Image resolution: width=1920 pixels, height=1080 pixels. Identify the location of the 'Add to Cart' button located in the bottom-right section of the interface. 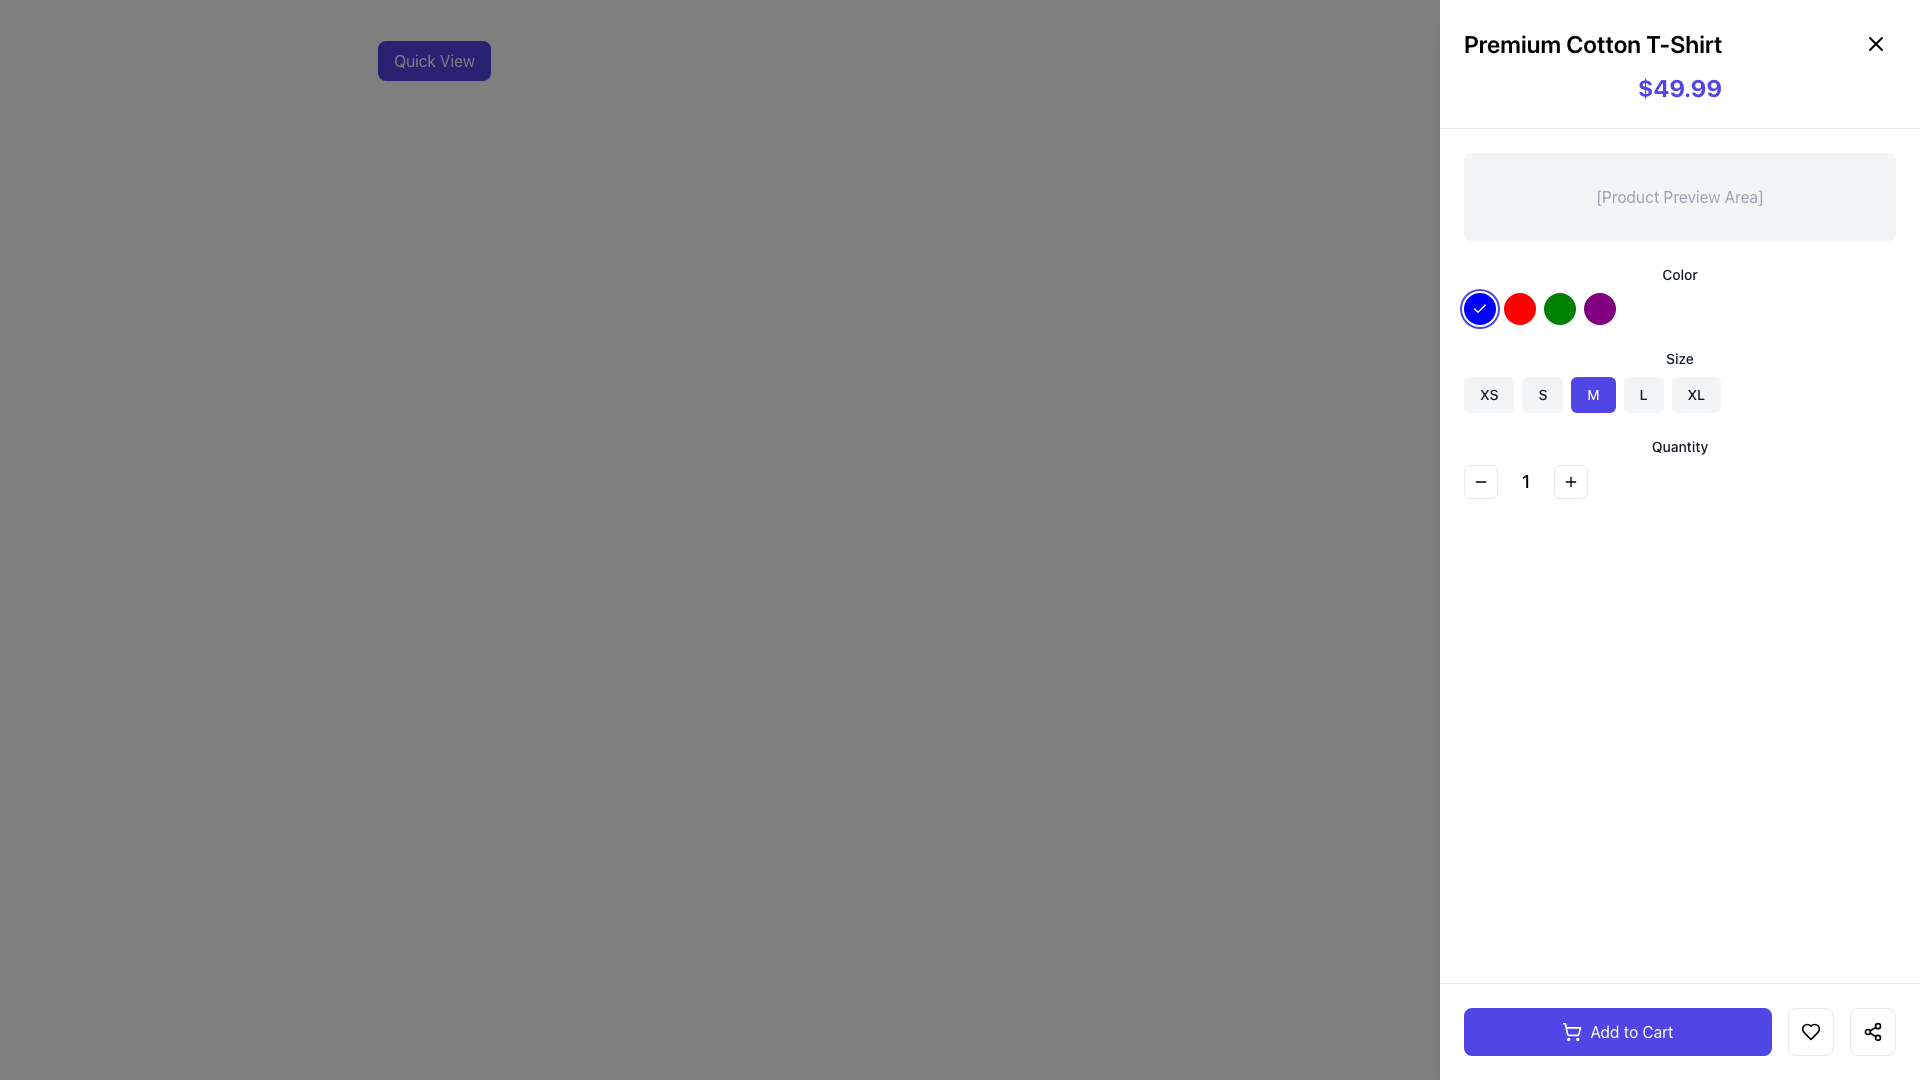
(1680, 1032).